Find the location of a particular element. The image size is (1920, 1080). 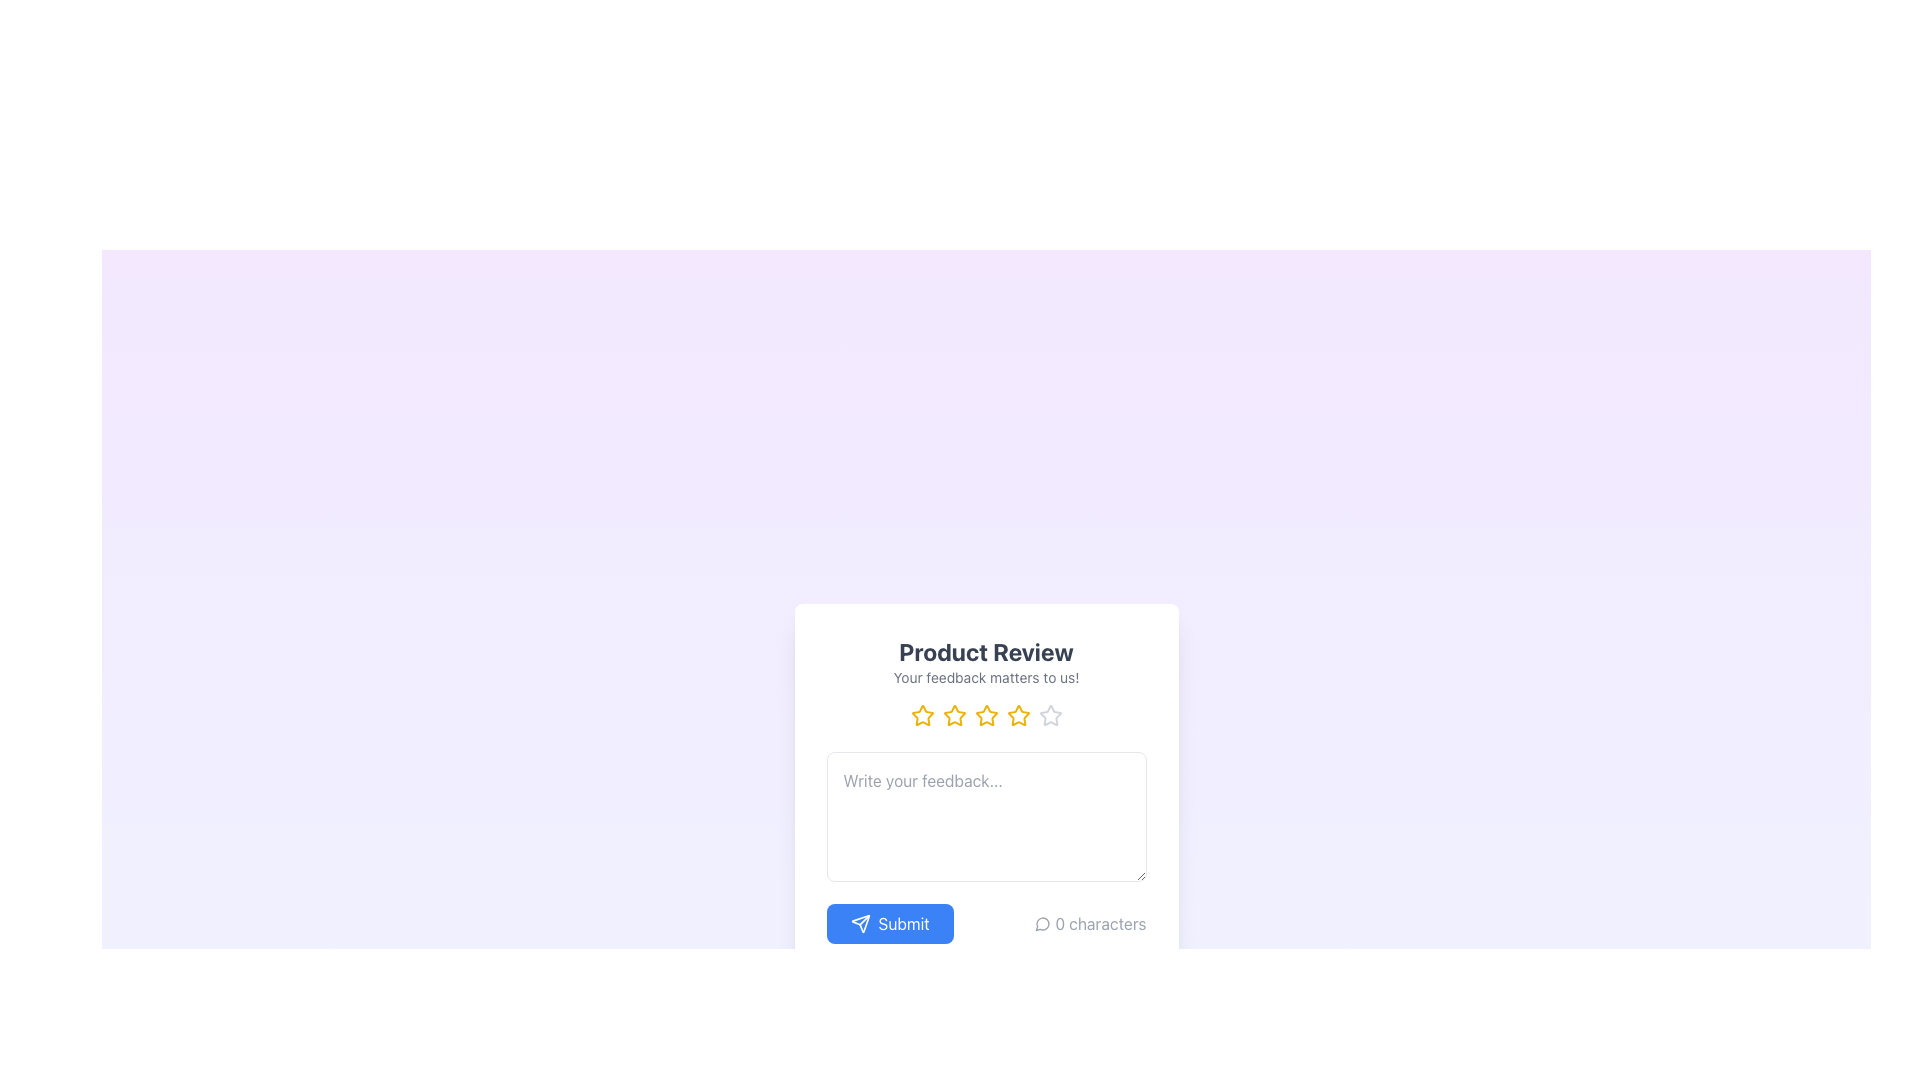

the second star in the rating selection is located at coordinates (953, 714).